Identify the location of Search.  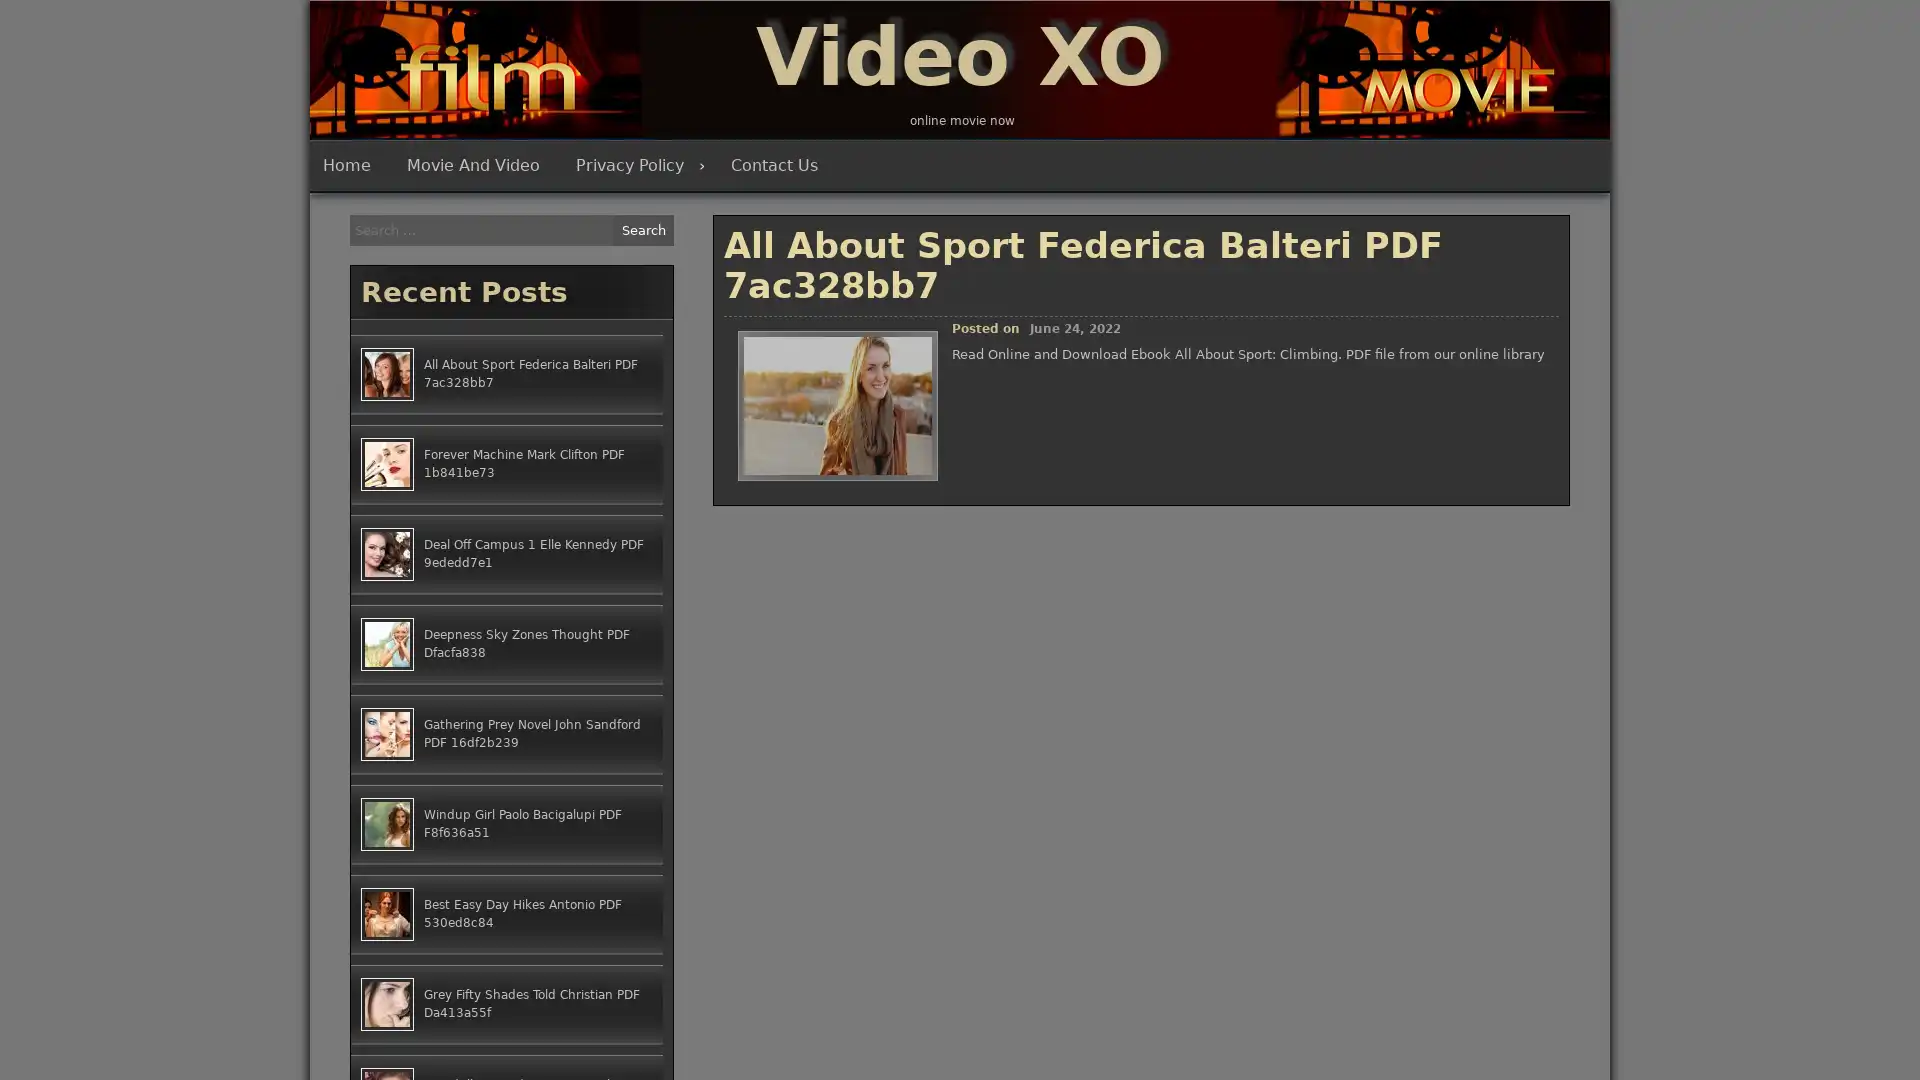
(643, 229).